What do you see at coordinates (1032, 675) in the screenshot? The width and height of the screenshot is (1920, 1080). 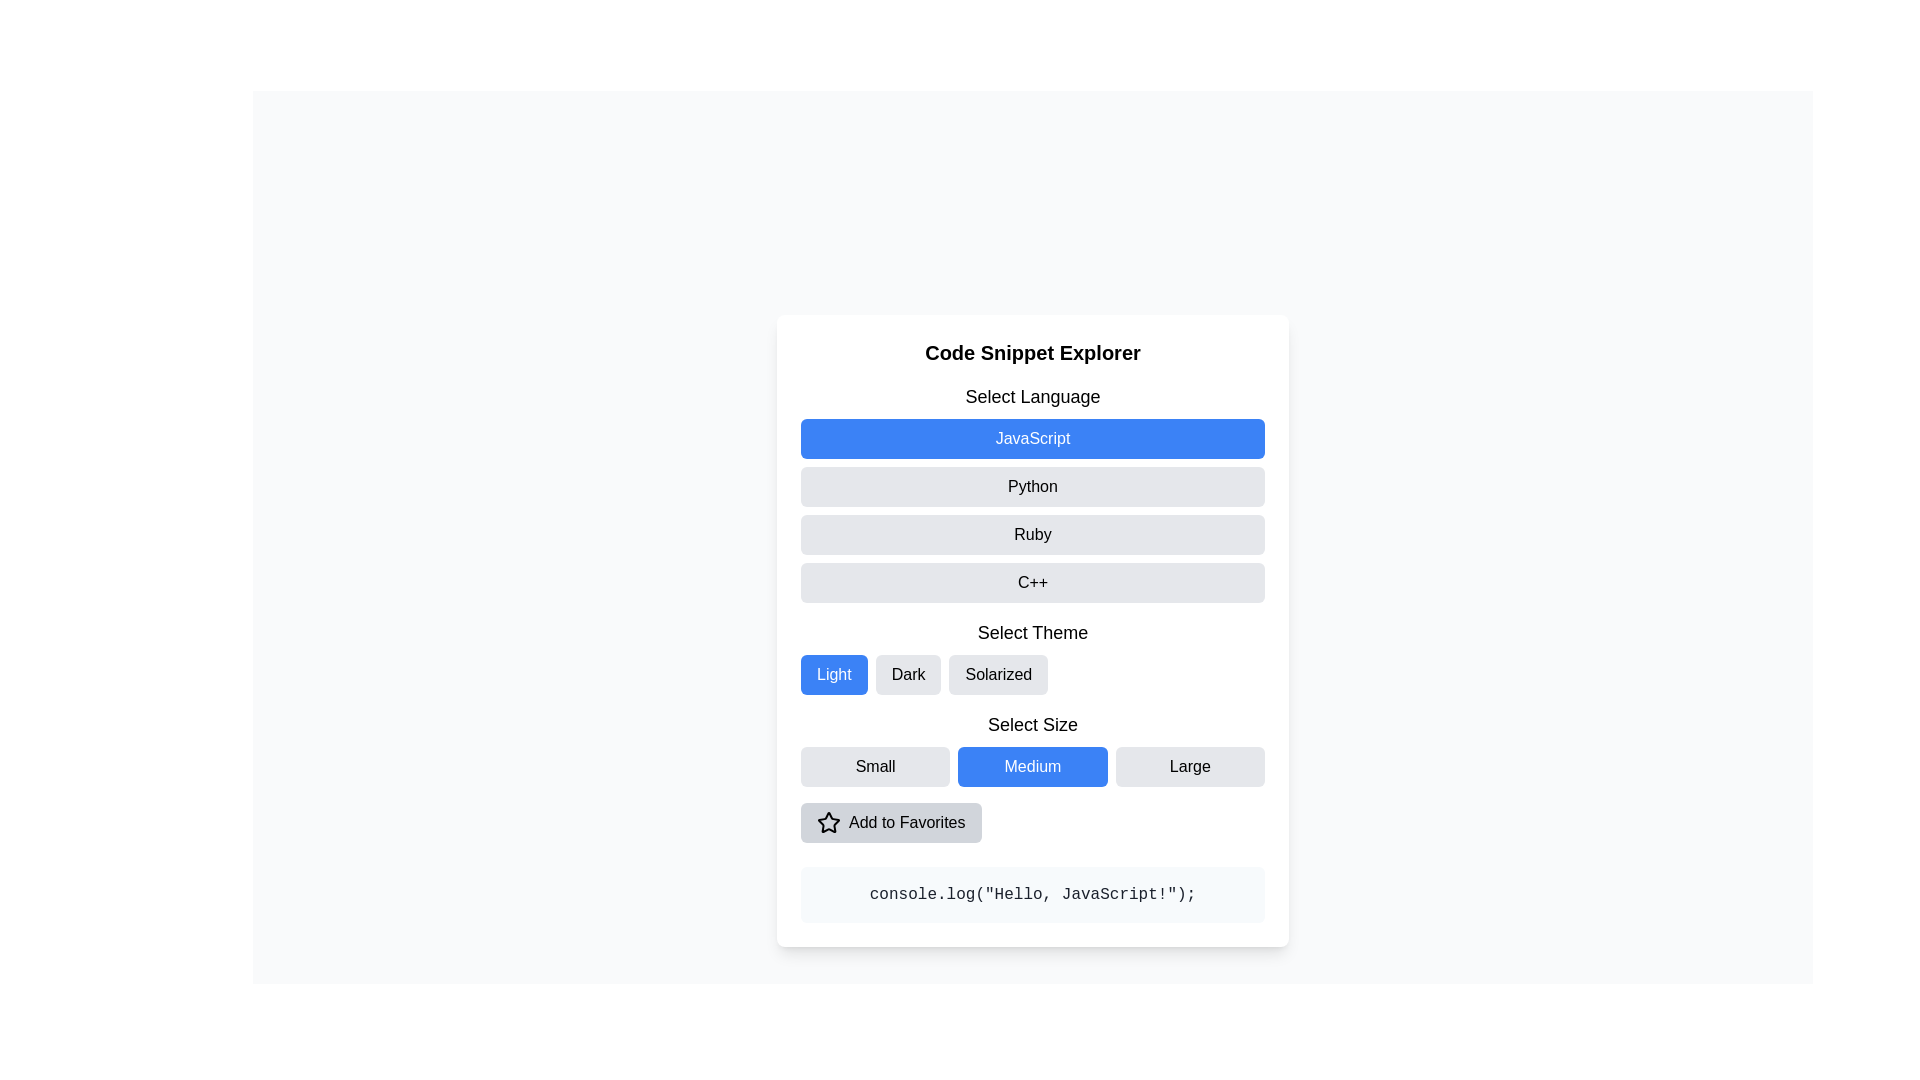 I see `the button group element containing the 'Light', 'Dark', and 'Solarized' buttons` at bounding box center [1032, 675].